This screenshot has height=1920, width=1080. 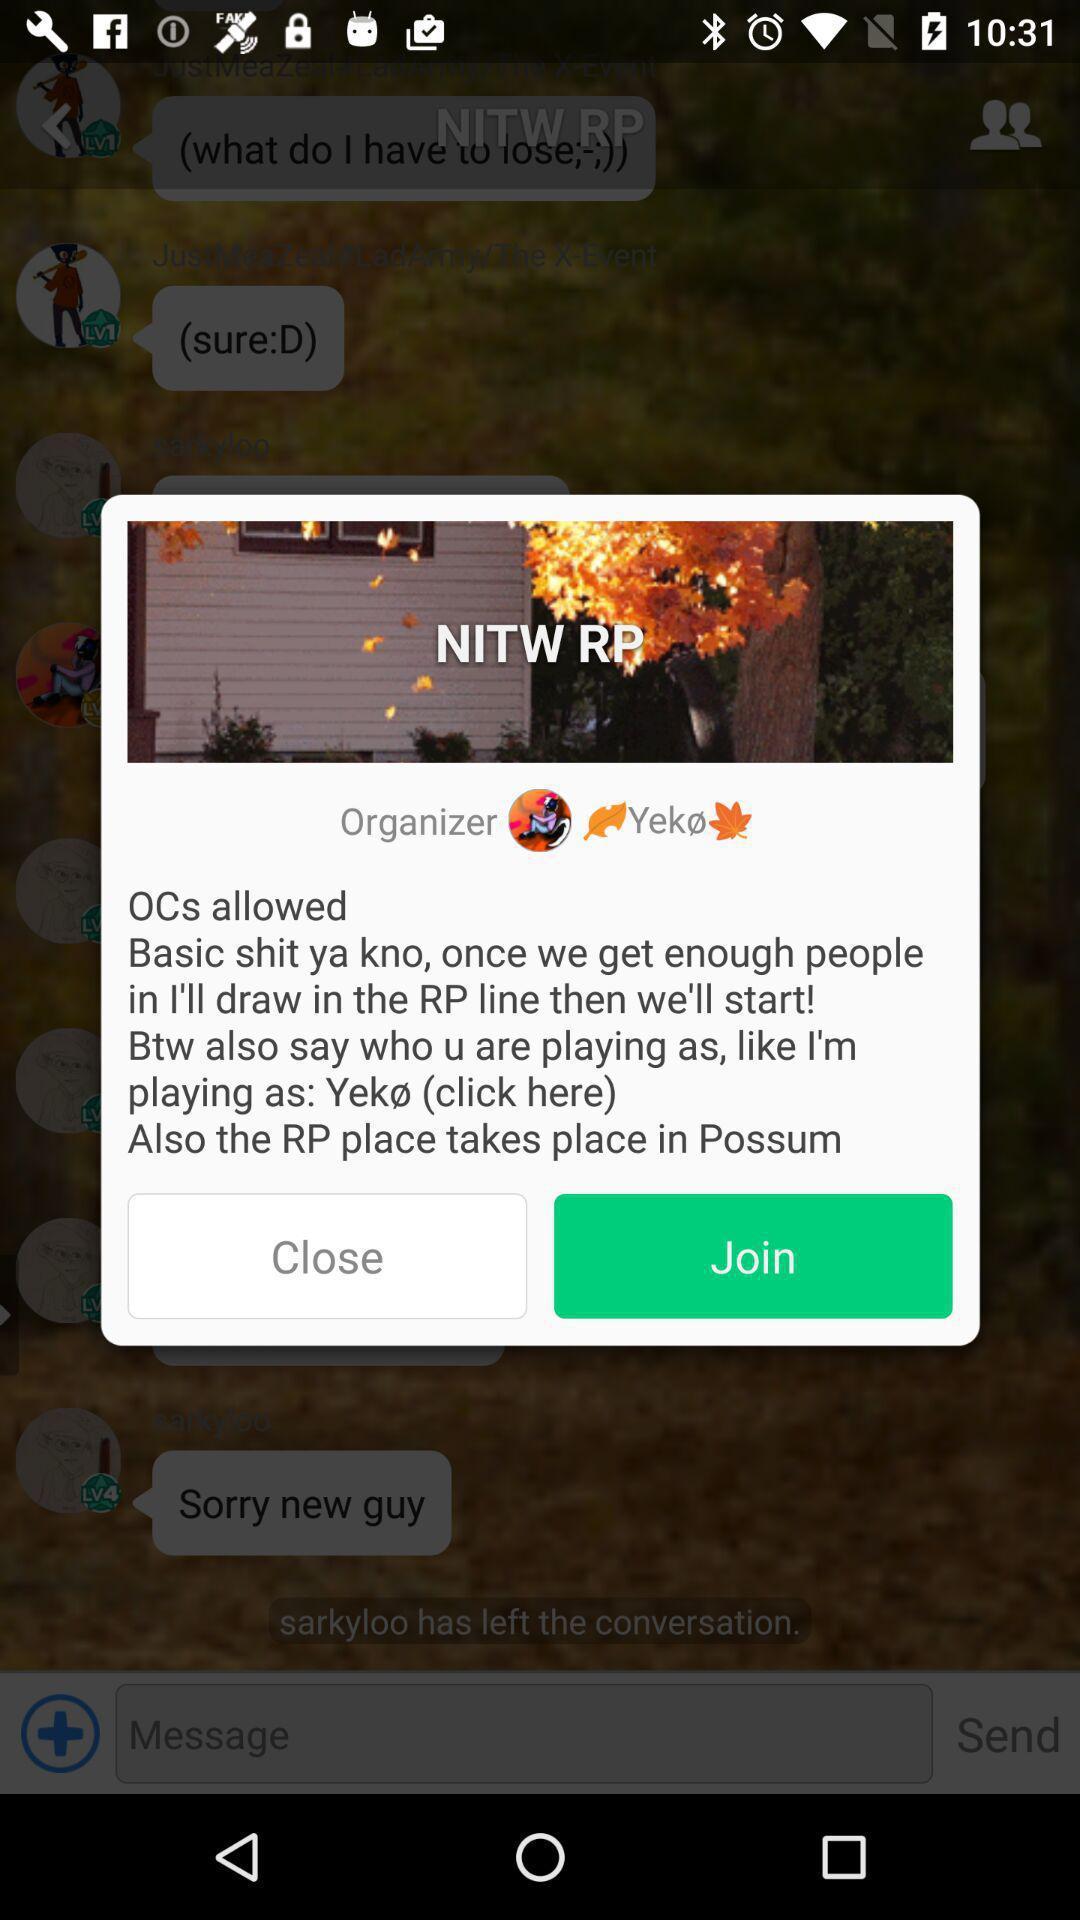 I want to click on the app below ocs allowed basic, so click(x=326, y=1255).